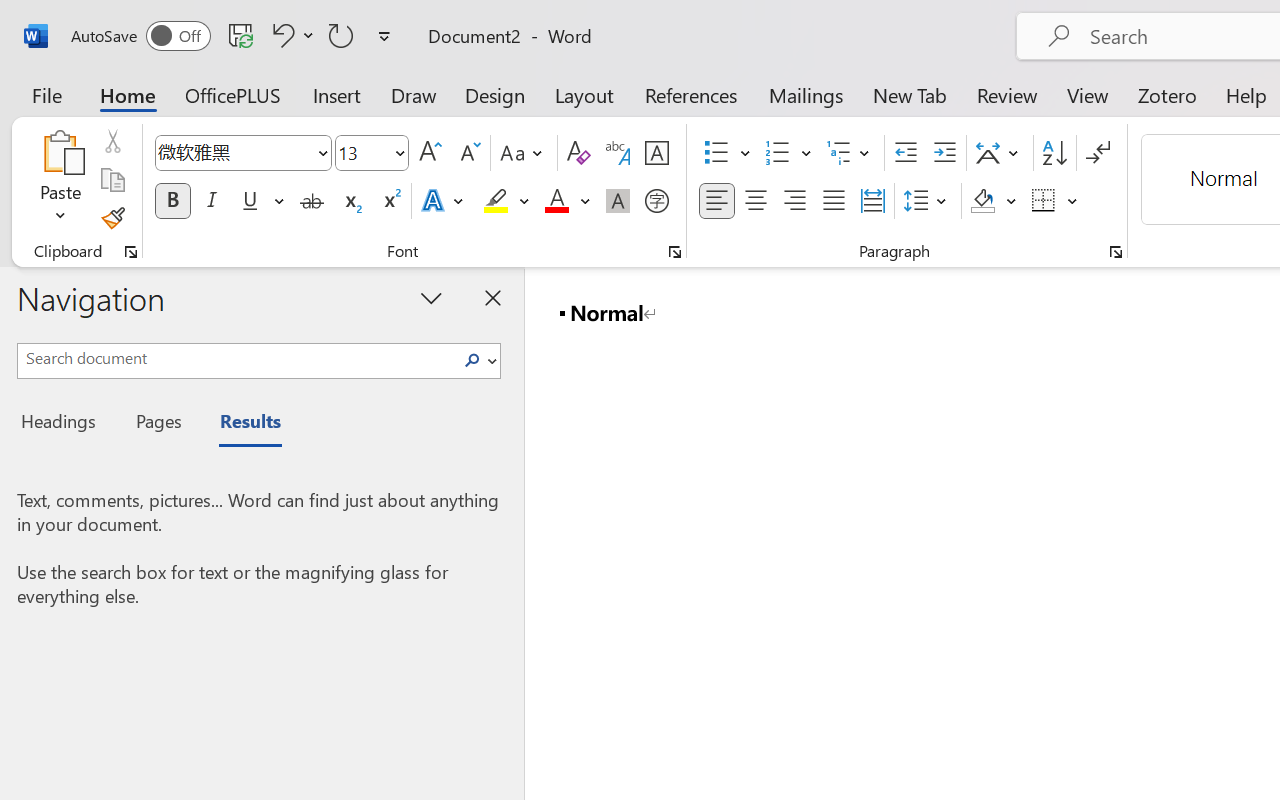 The image size is (1280, 800). What do you see at coordinates (311, 201) in the screenshot?
I see `'Strikethrough'` at bounding box center [311, 201].